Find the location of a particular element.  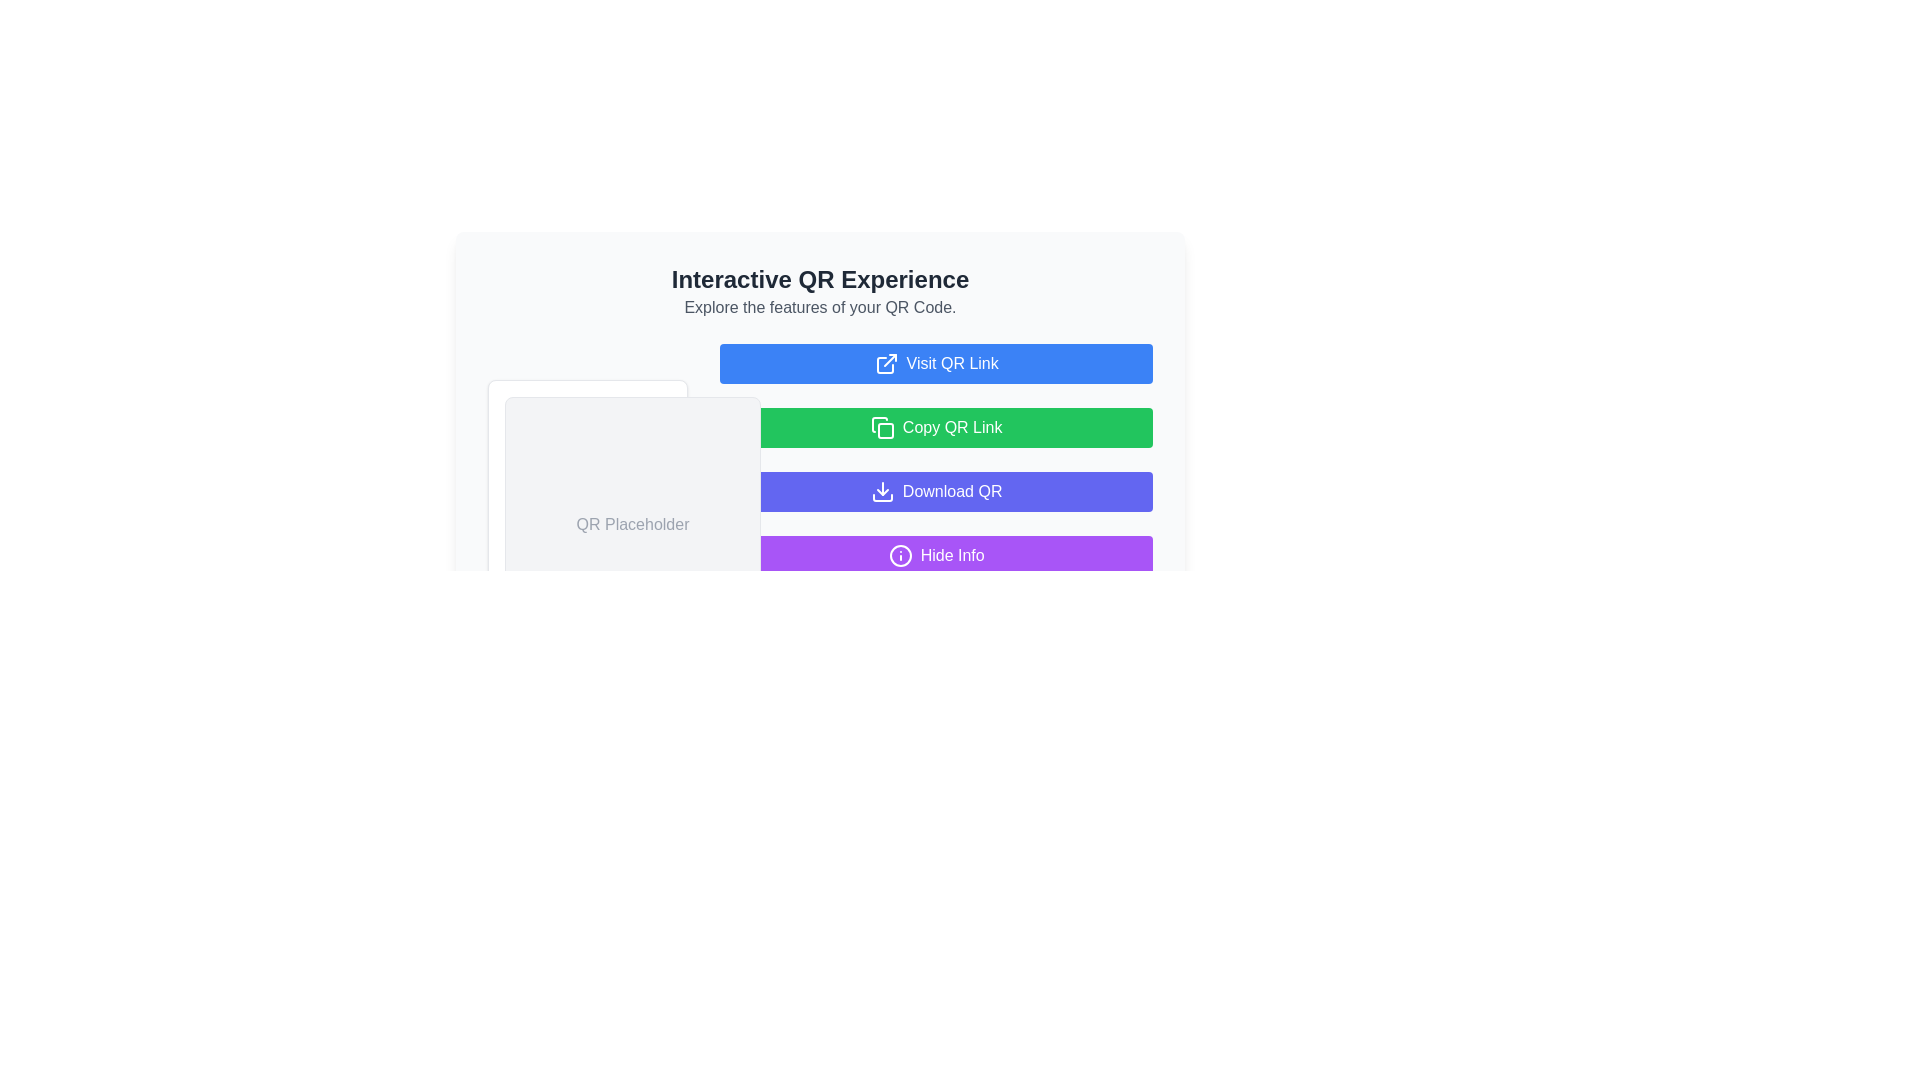

the copy action icon for the 'Copy QR Link' button, which is visually represented next to the button's label and is situated in the second row of interactive buttons is located at coordinates (881, 427).